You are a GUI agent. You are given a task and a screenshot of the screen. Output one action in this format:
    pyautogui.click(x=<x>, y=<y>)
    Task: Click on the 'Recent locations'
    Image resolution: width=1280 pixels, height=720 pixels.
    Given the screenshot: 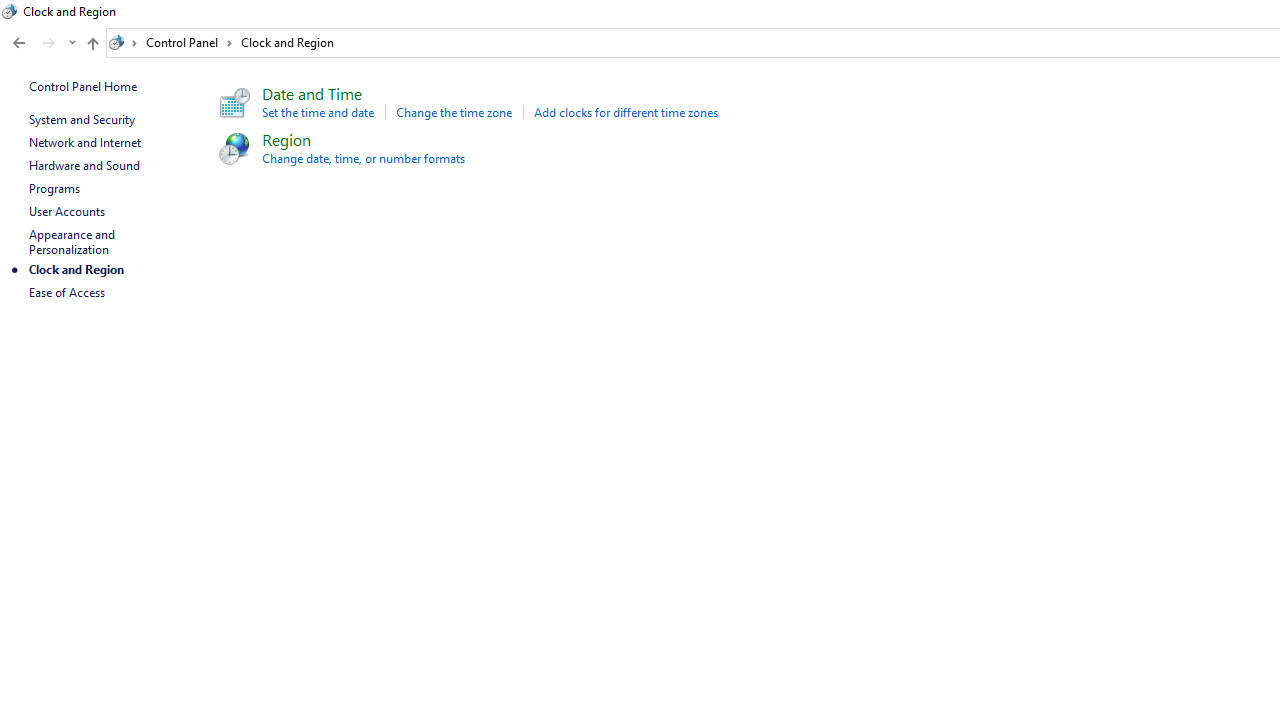 What is the action you would take?
    pyautogui.click(x=71, y=43)
    